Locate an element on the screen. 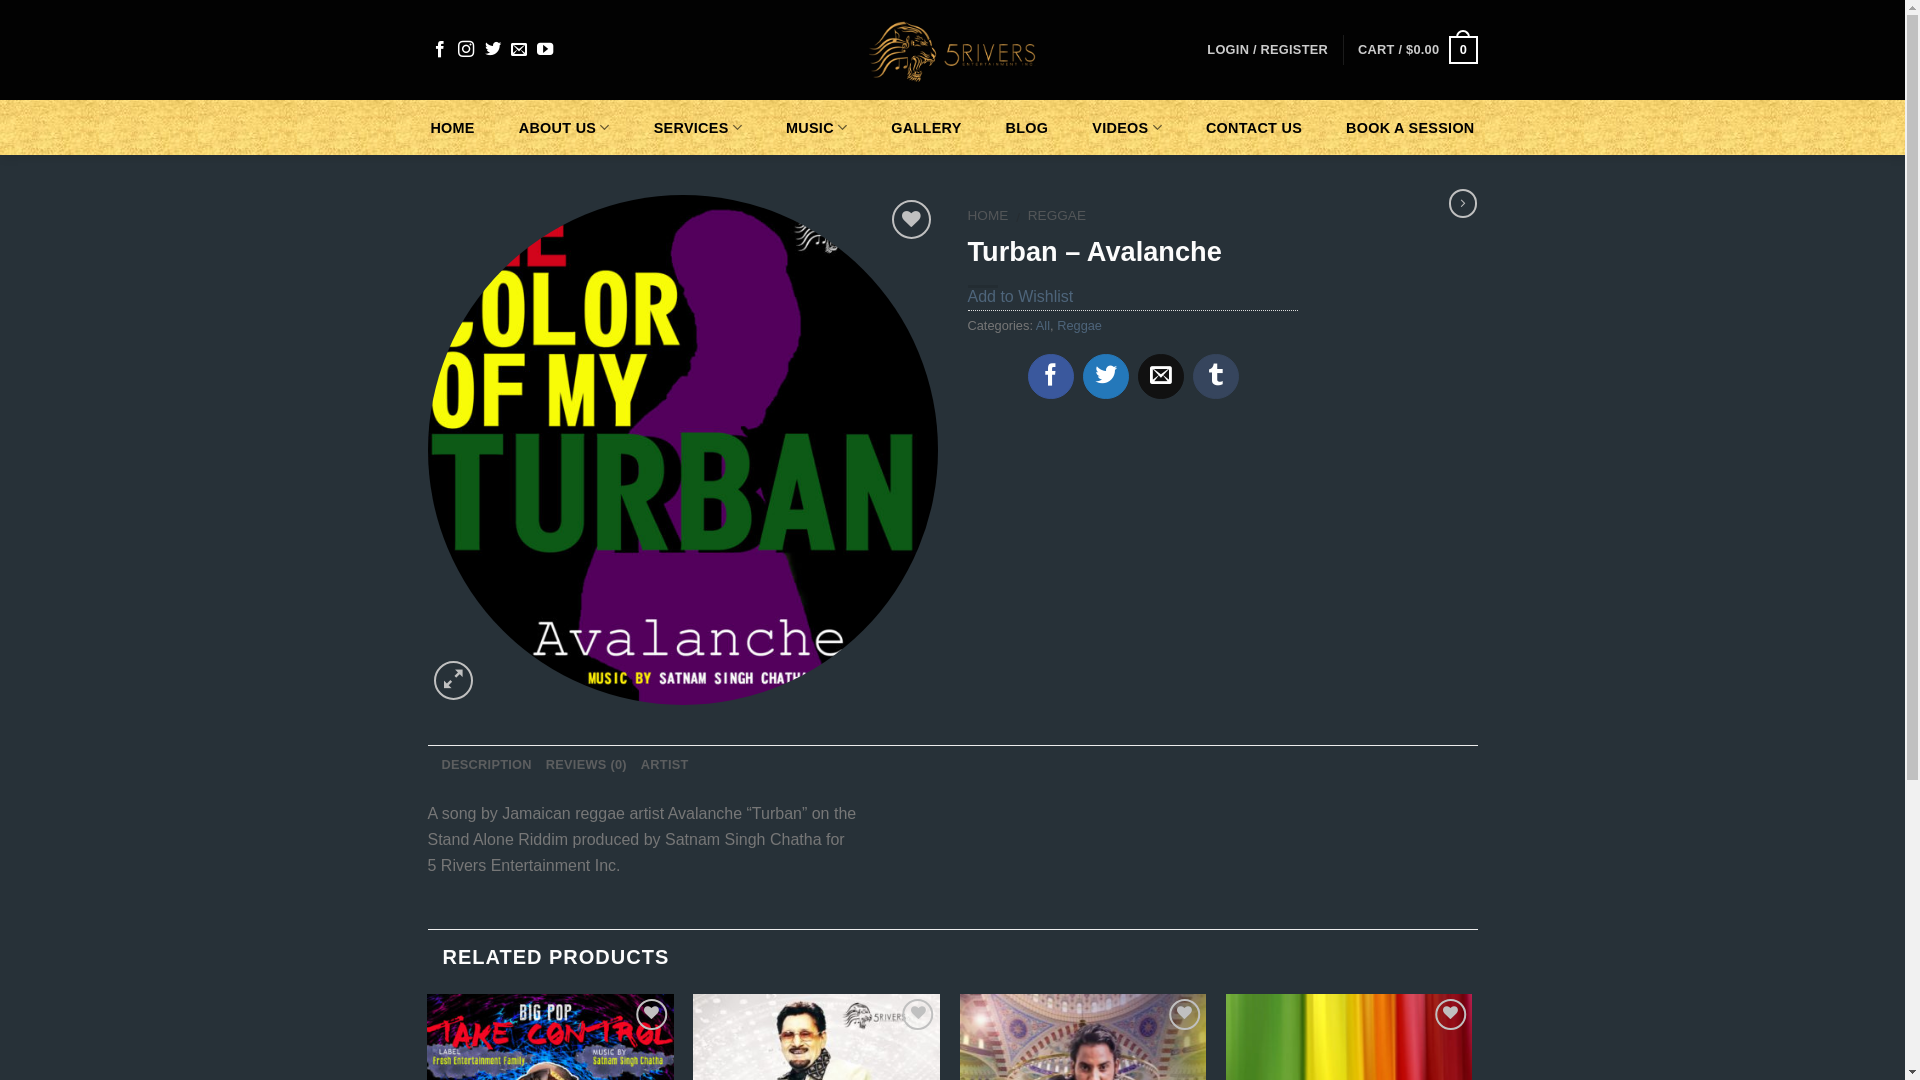 The height and width of the screenshot is (1080, 1920). 'CART / $0.00 is located at coordinates (1416, 49).